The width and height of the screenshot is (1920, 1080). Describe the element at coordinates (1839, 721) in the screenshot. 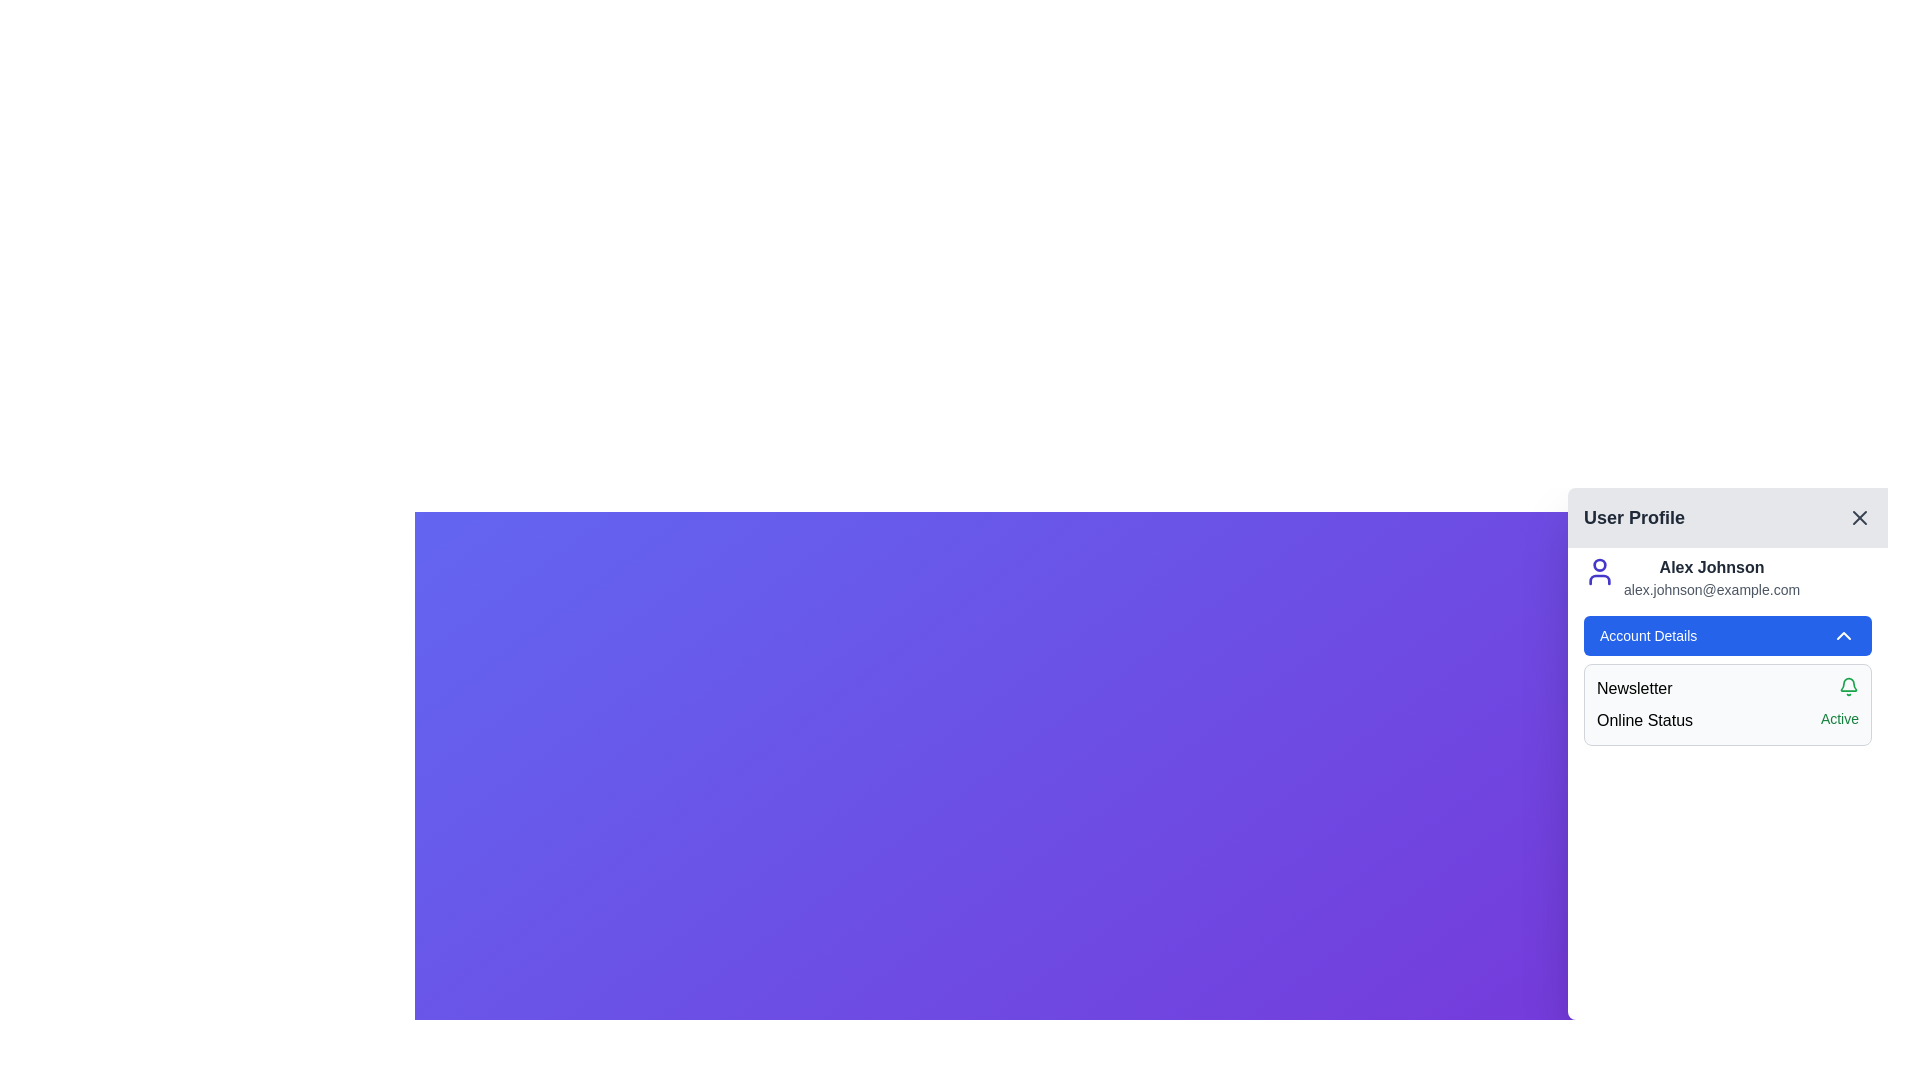

I see `the static text label indicating the user's online status in the 'User Profile' panel, located at the bottom-right corner of the 'Online Status' row` at that location.